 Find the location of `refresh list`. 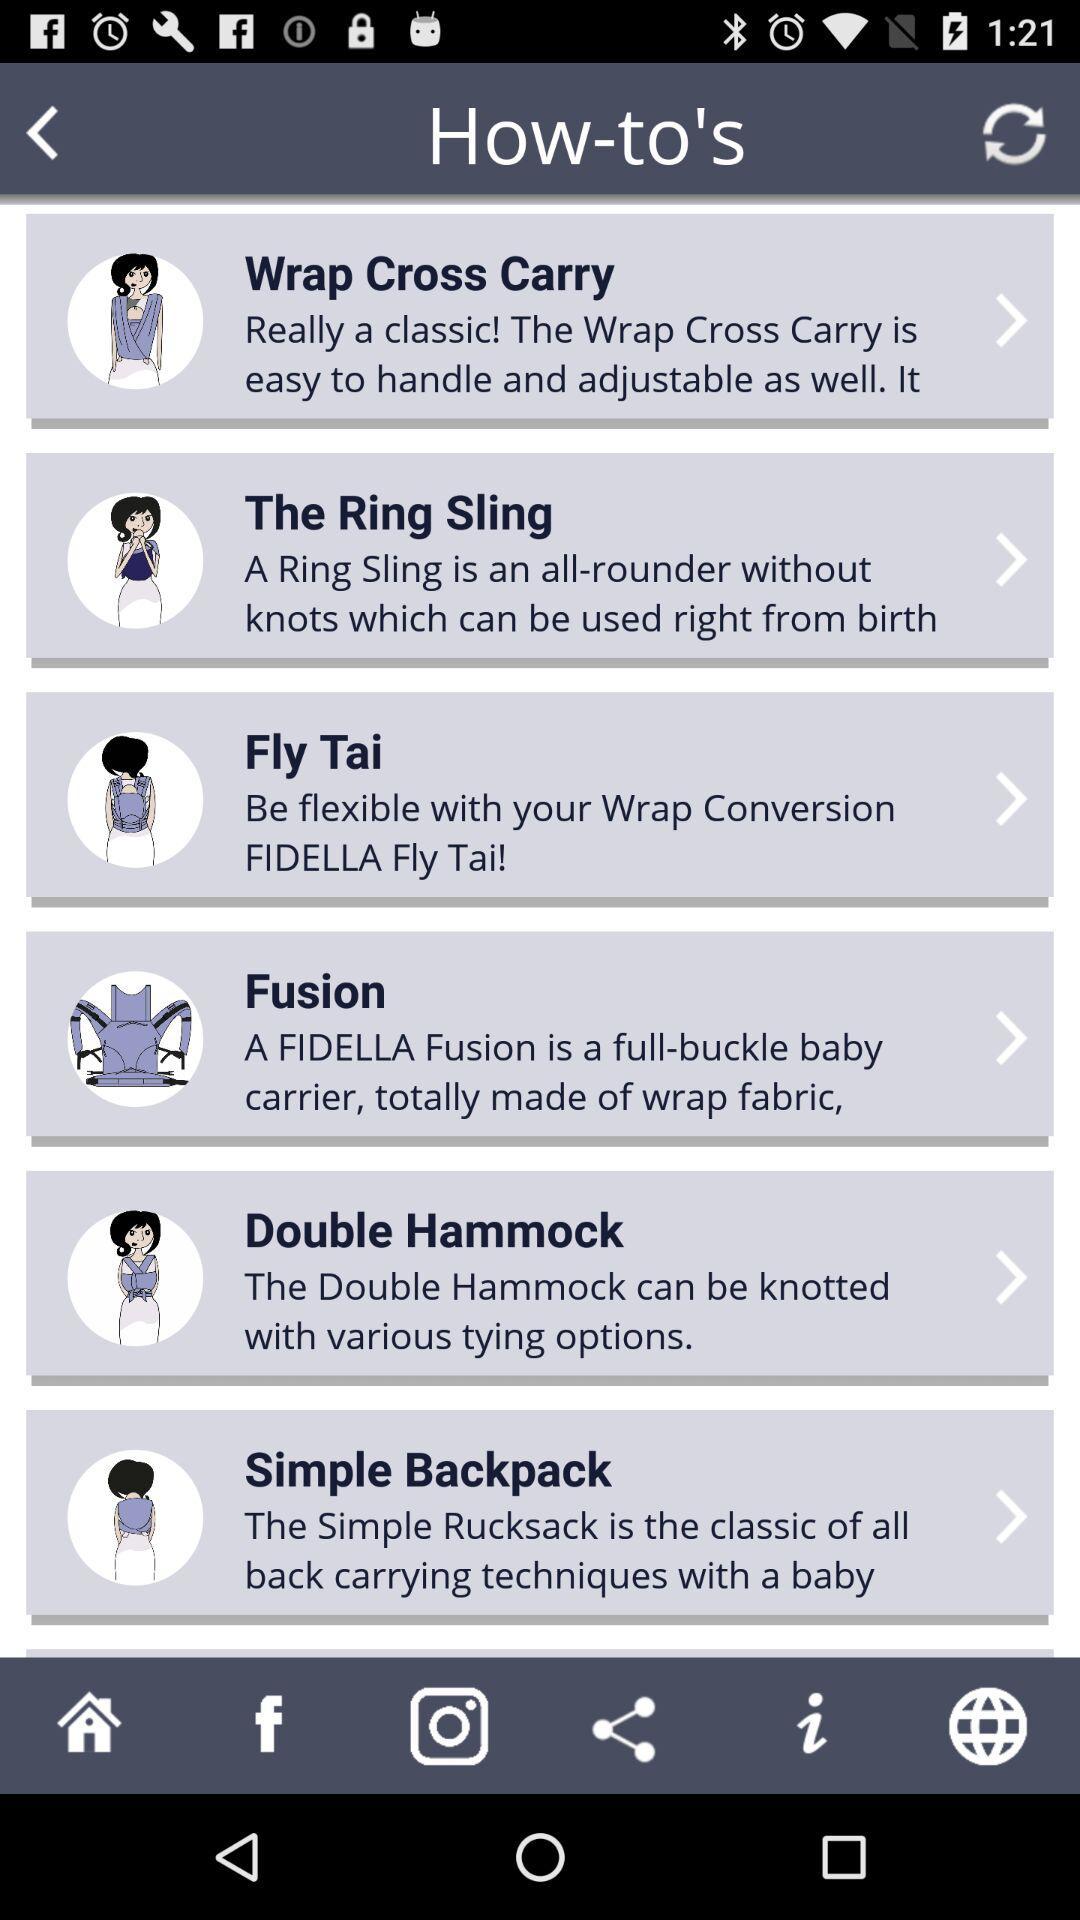

refresh list is located at coordinates (1014, 132).